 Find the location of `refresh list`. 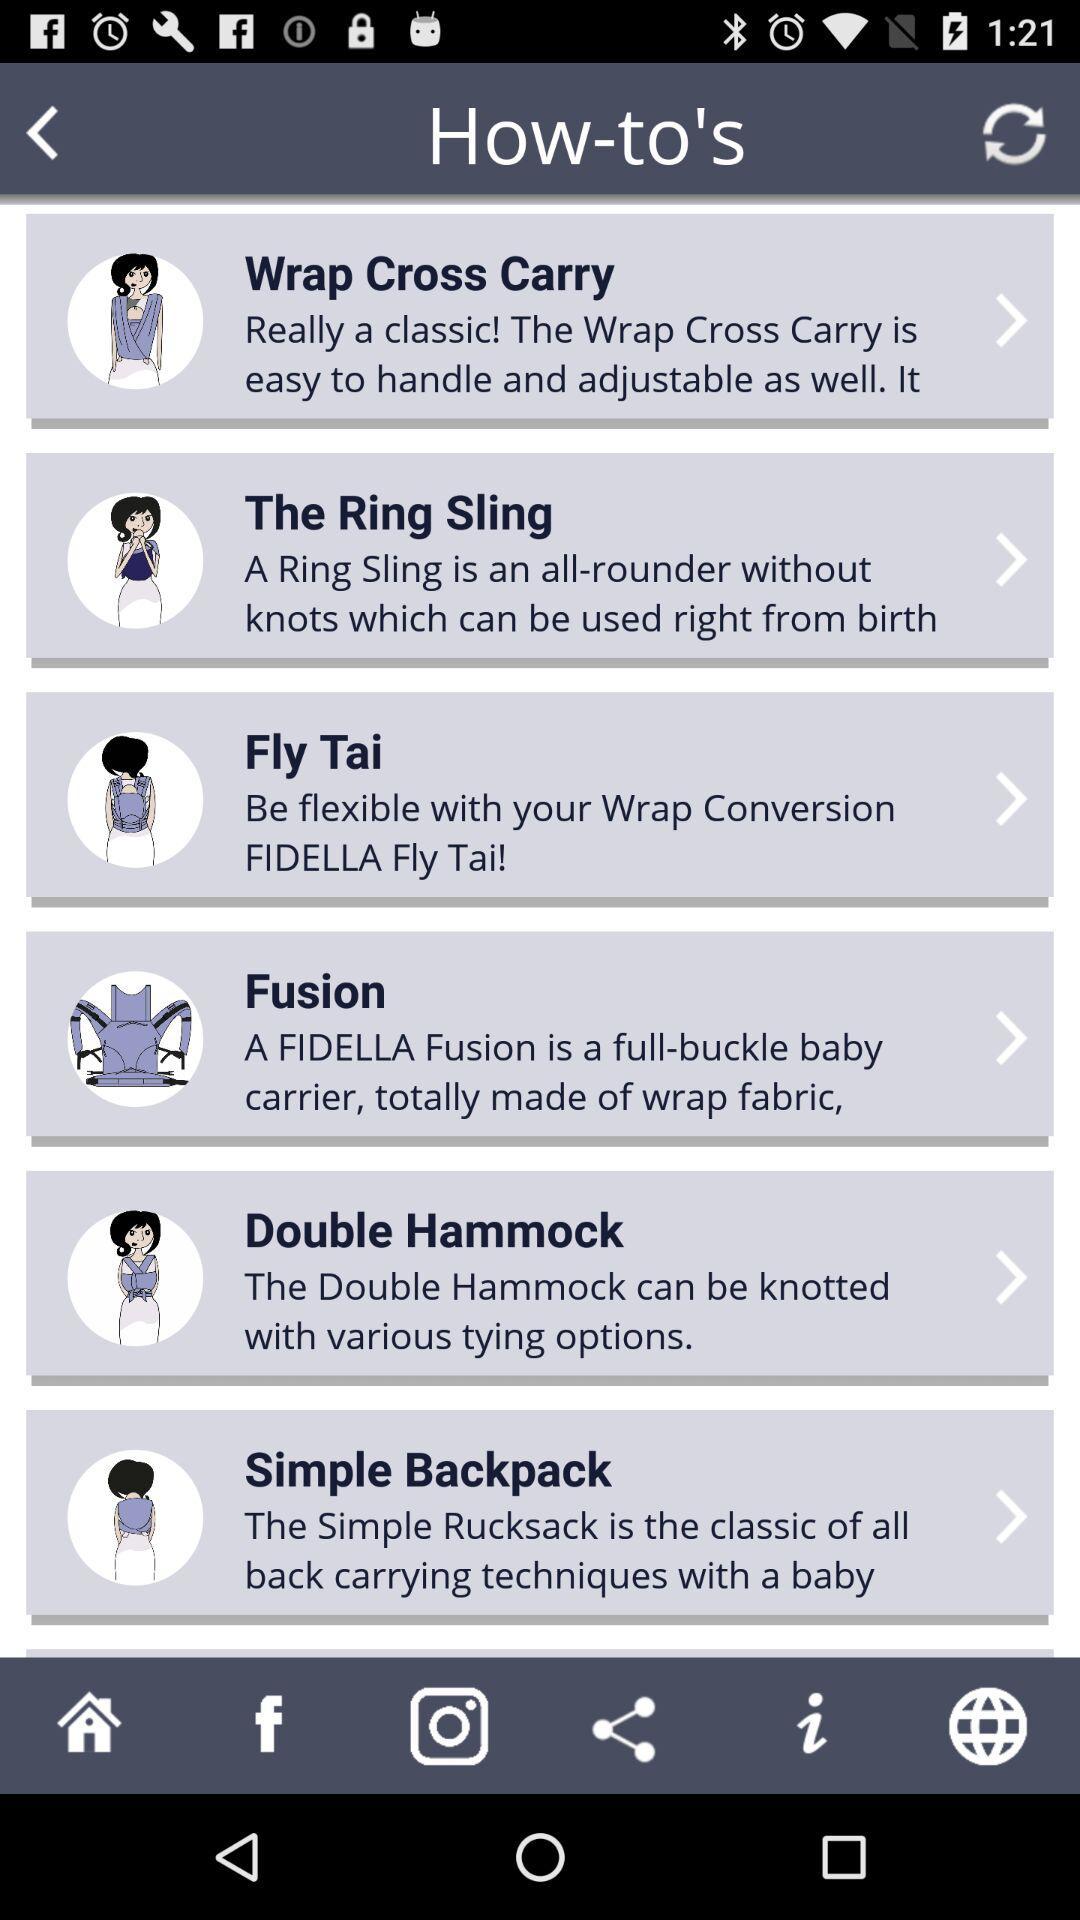

refresh list is located at coordinates (1014, 132).